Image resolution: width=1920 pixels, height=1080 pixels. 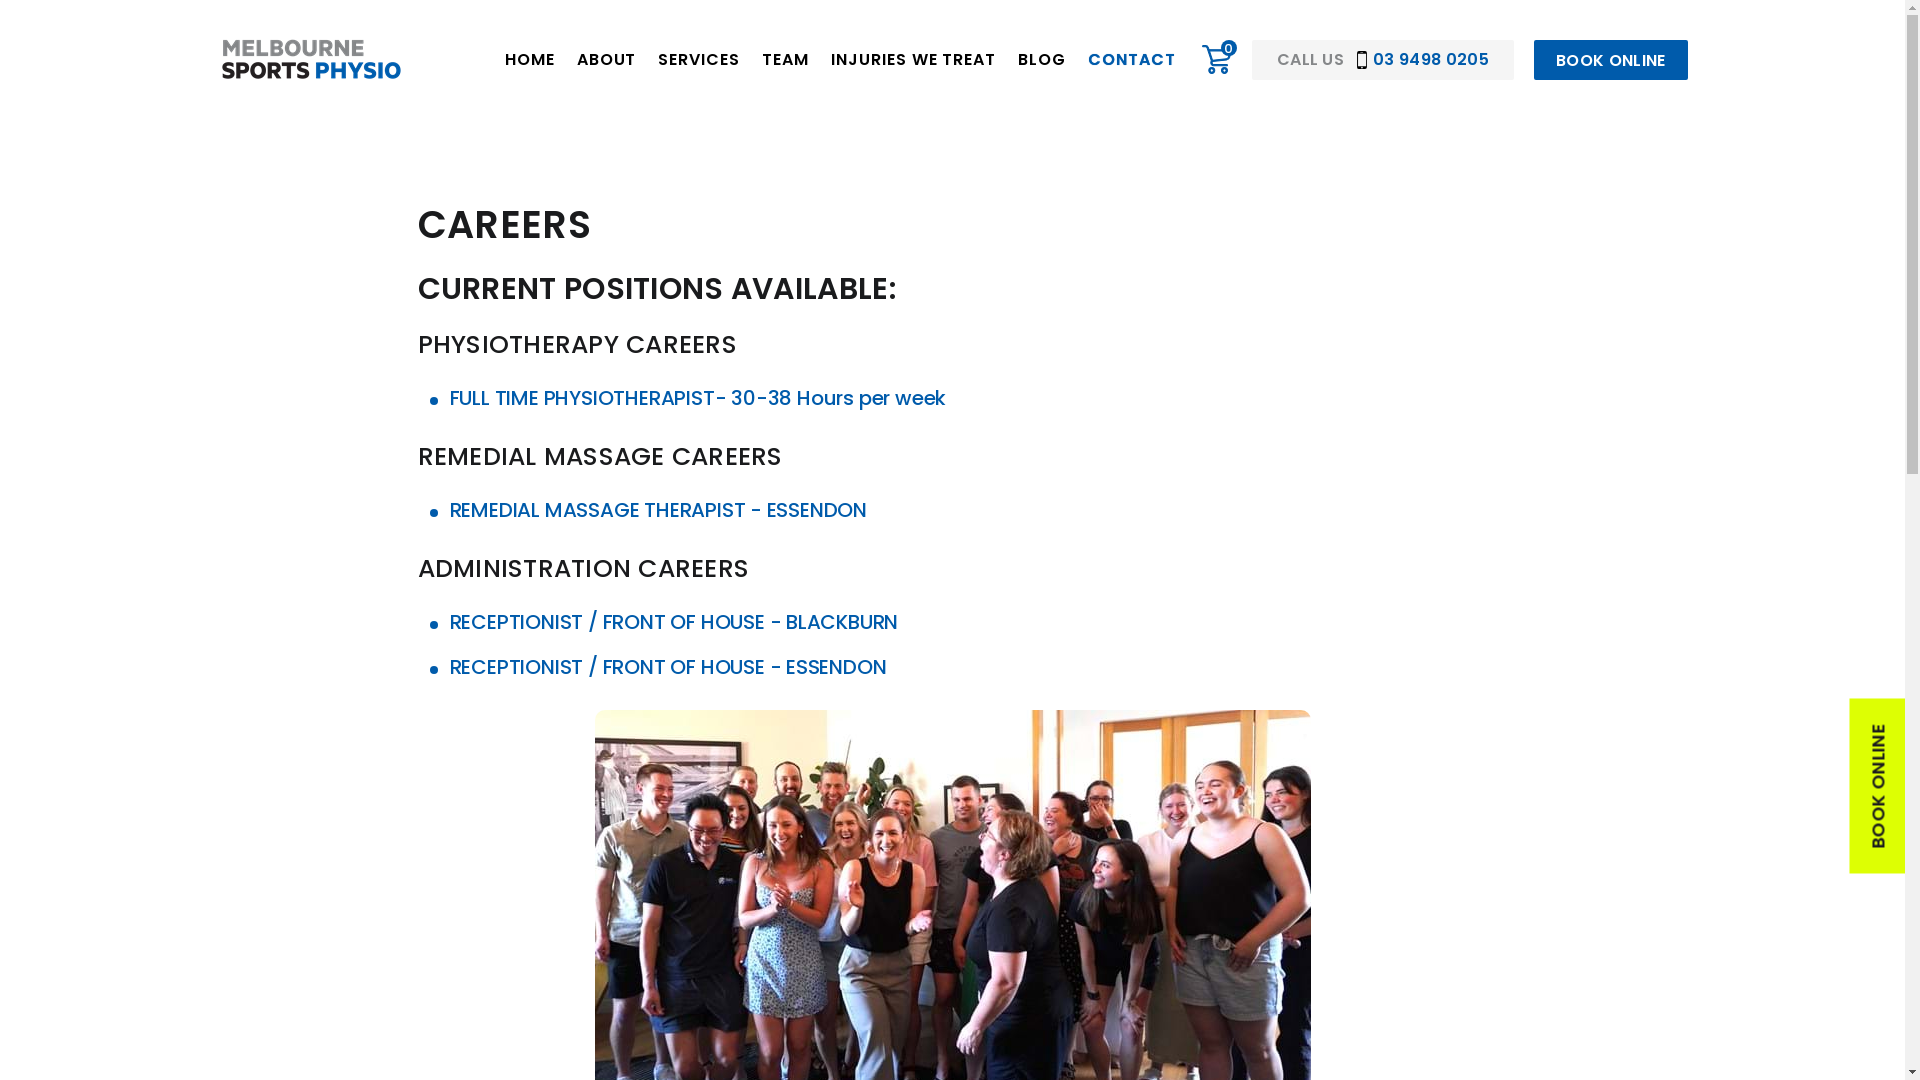 I want to click on 'TEAM', so click(x=784, y=59).